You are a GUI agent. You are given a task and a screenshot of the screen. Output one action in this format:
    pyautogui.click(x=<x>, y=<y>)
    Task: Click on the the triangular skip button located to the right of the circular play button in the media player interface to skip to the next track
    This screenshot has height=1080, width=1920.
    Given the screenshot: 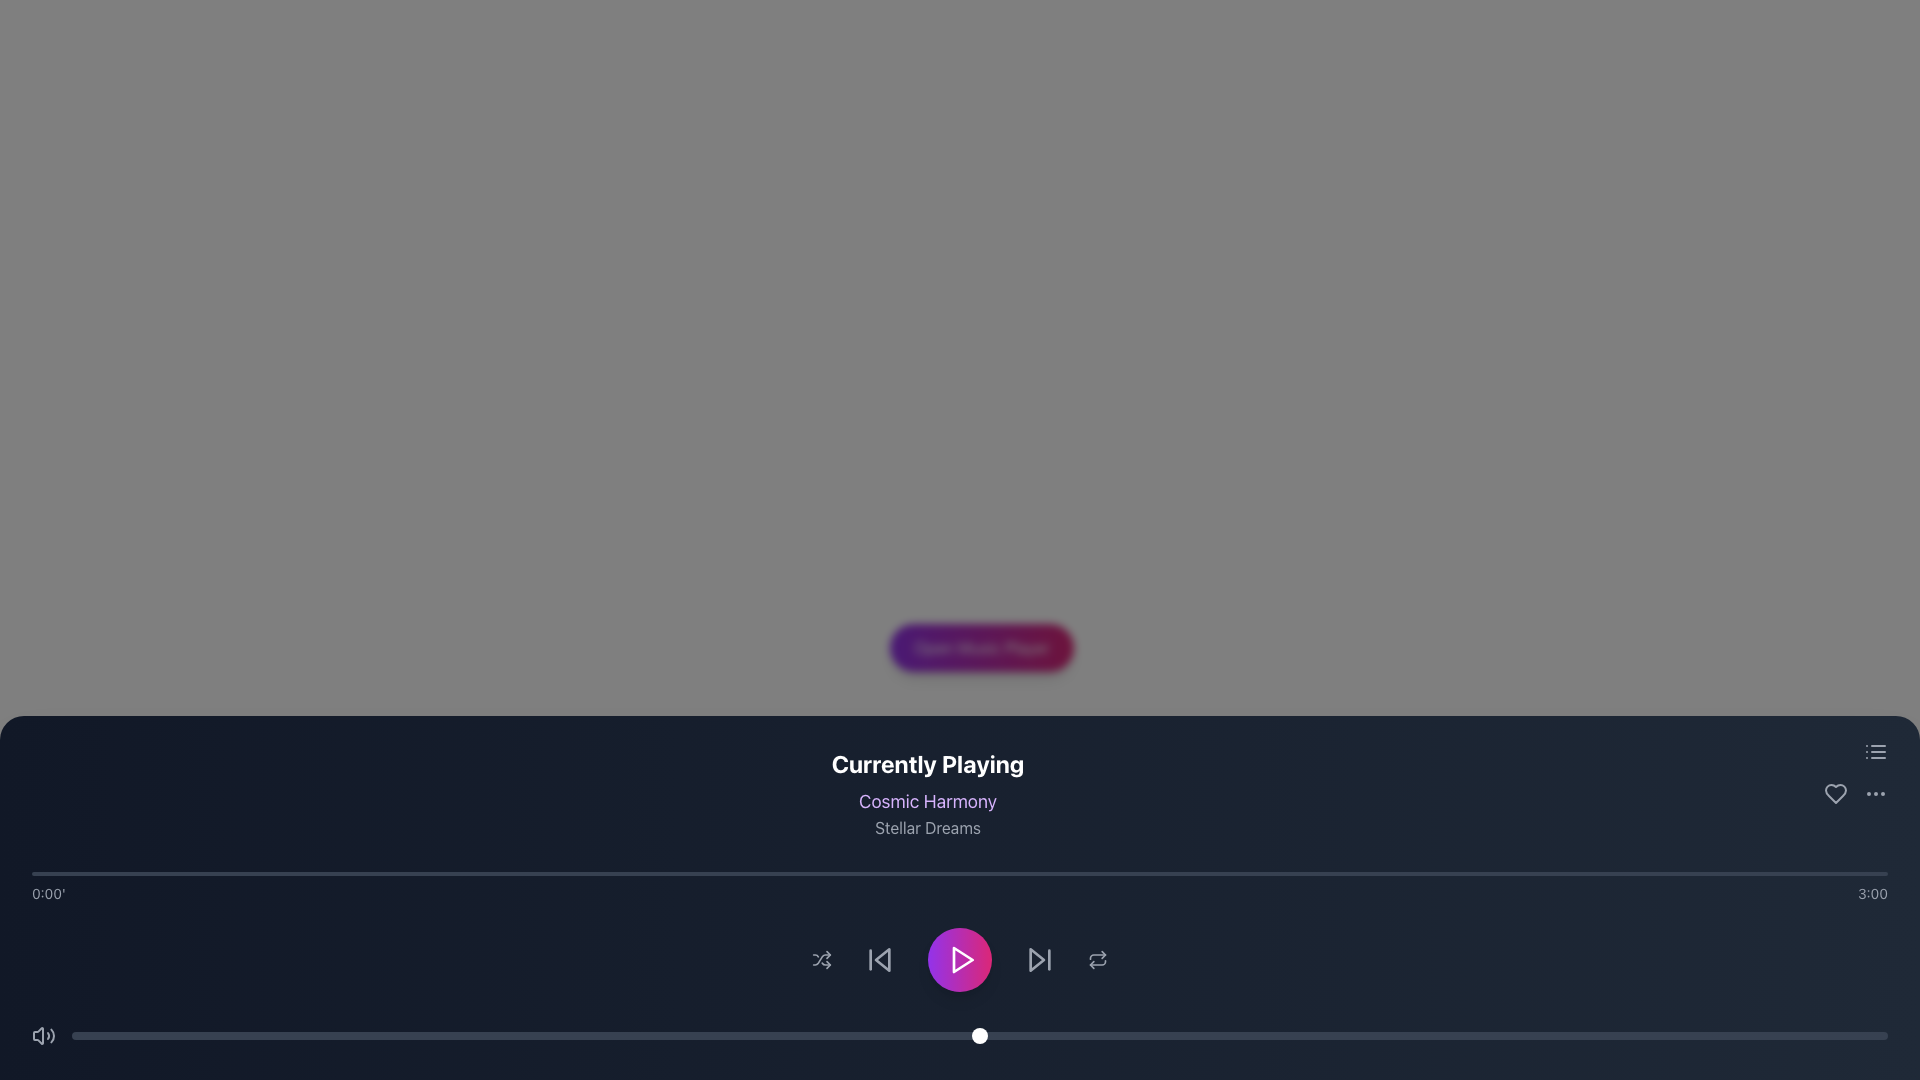 What is the action you would take?
    pyautogui.click(x=1036, y=959)
    